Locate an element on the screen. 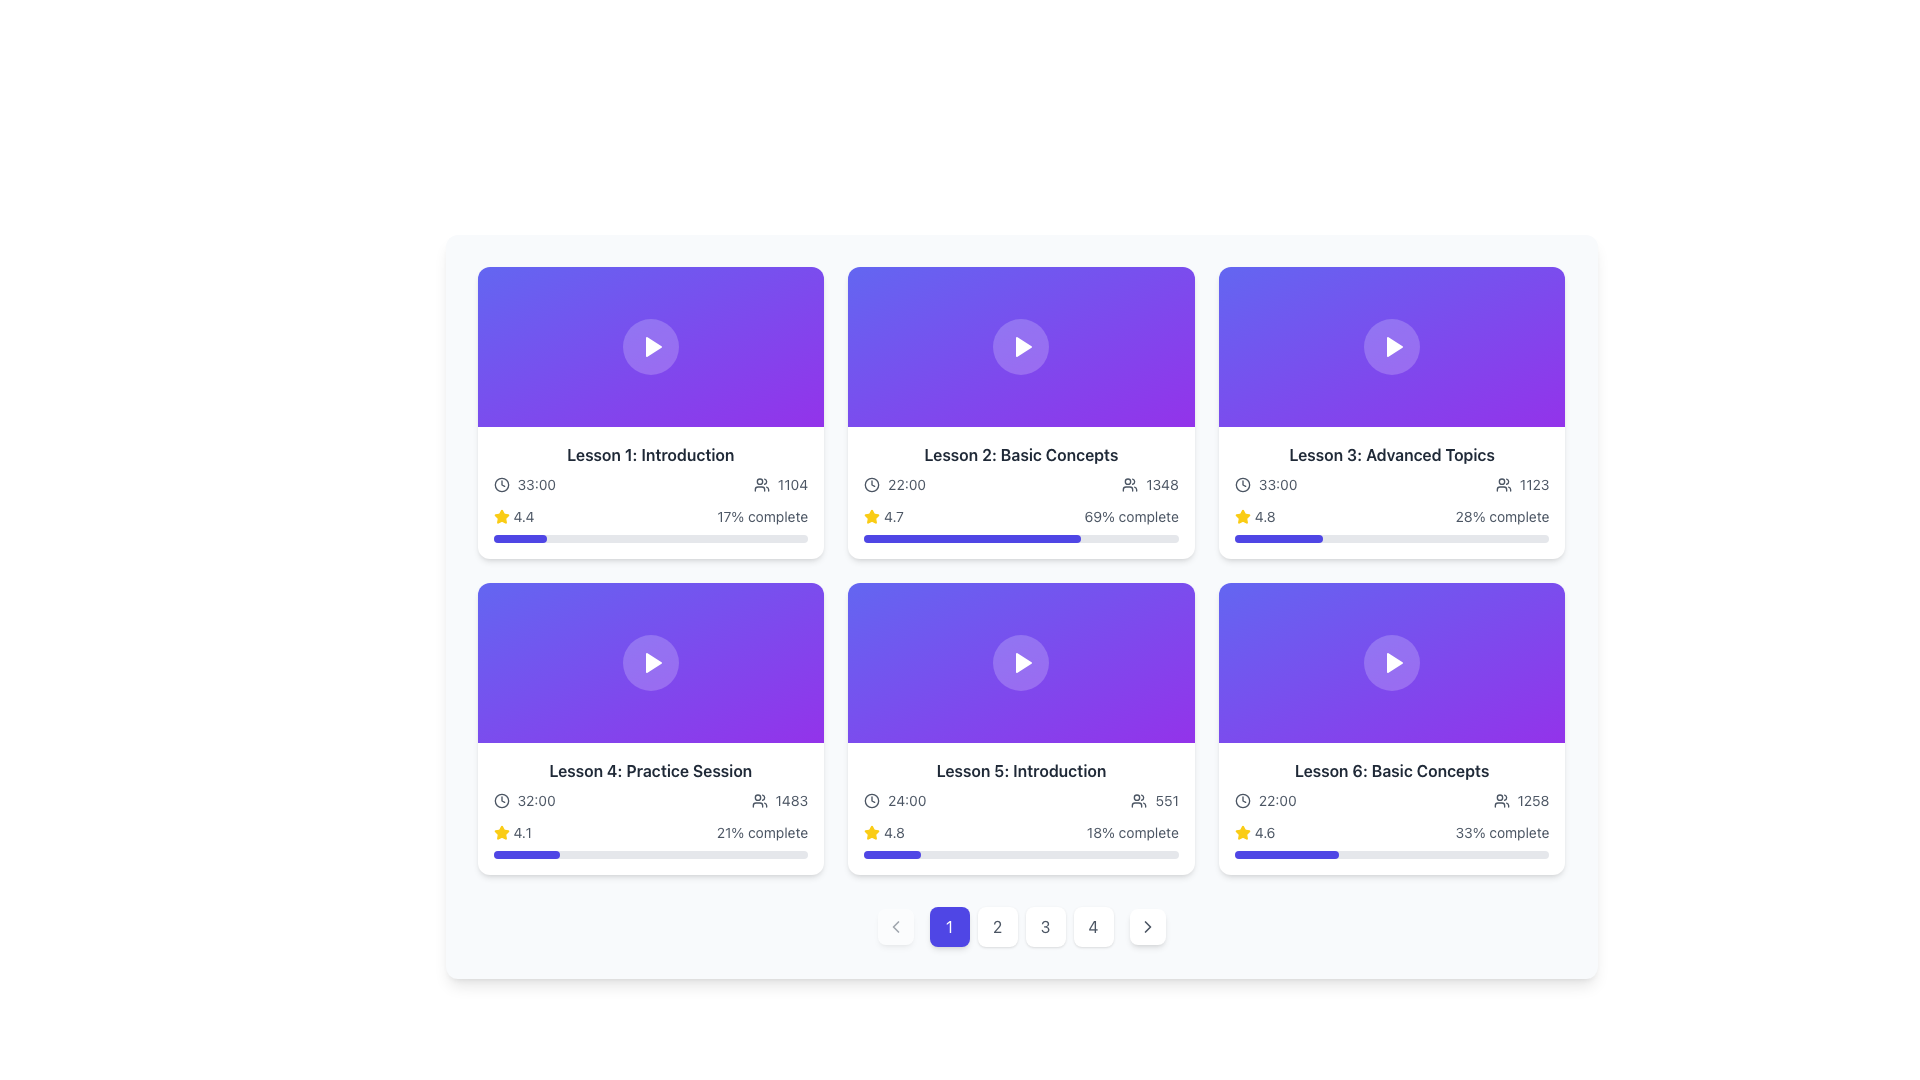 The width and height of the screenshot is (1920, 1080). the count represented by the user icon label displaying '1104', located to the right of '33:00' in the card titled 'Lesson 1: Introduction' is located at coordinates (780, 485).